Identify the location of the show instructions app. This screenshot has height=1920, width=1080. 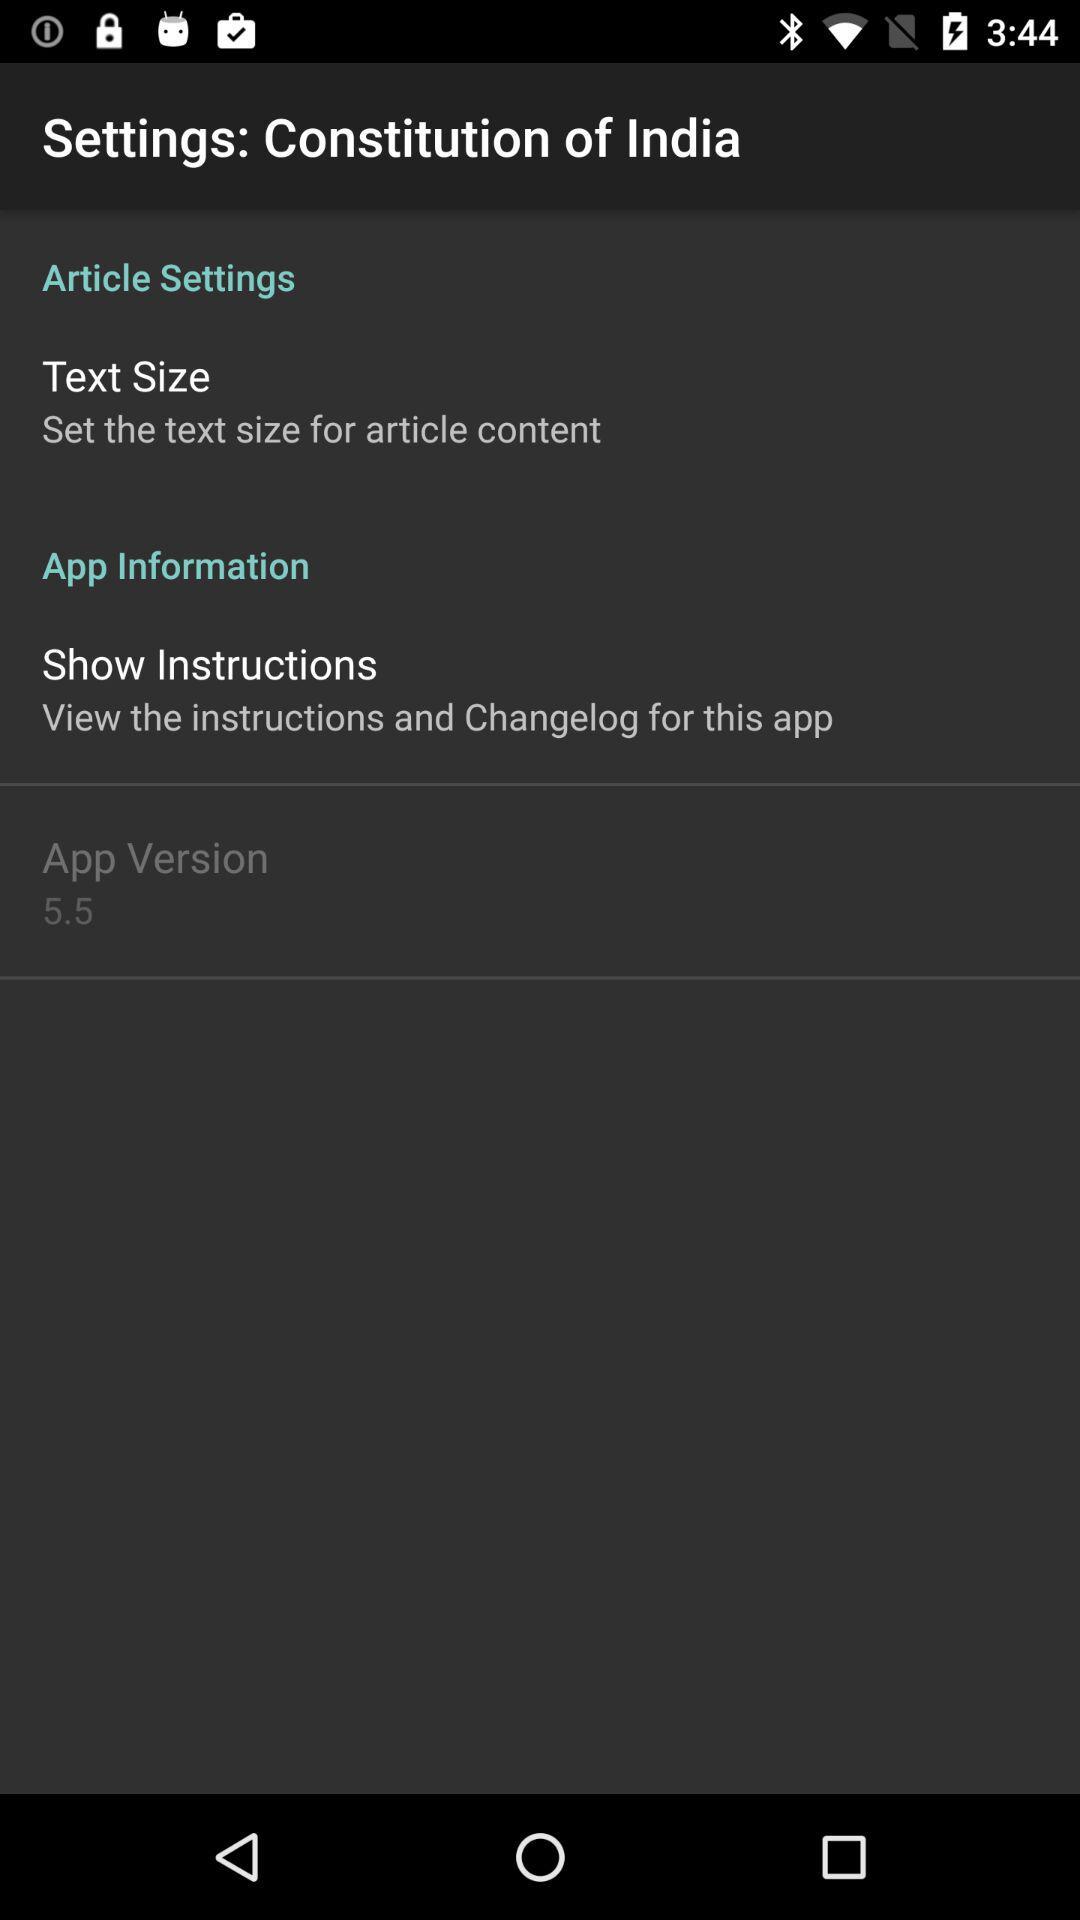
(209, 662).